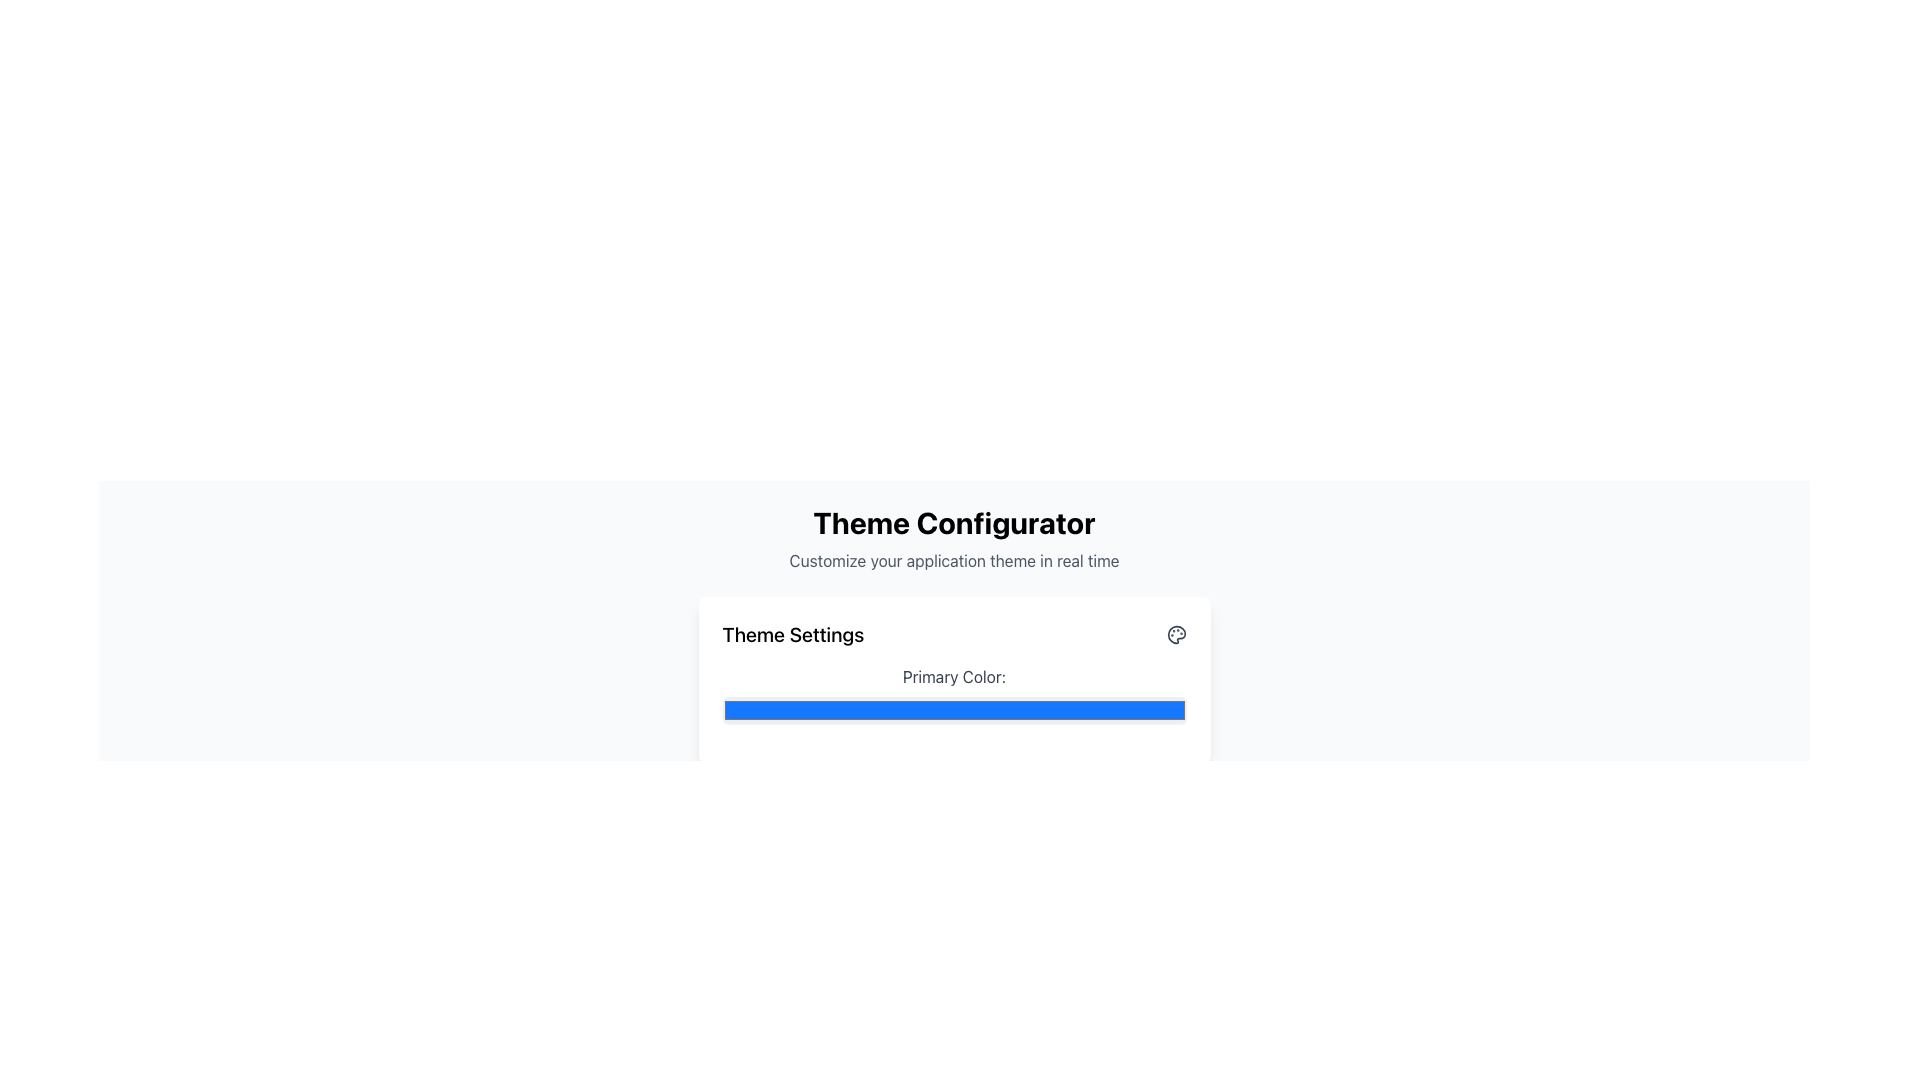  What do you see at coordinates (953, 679) in the screenshot?
I see `the color selection bar located within the 'Theme Settings' card` at bounding box center [953, 679].